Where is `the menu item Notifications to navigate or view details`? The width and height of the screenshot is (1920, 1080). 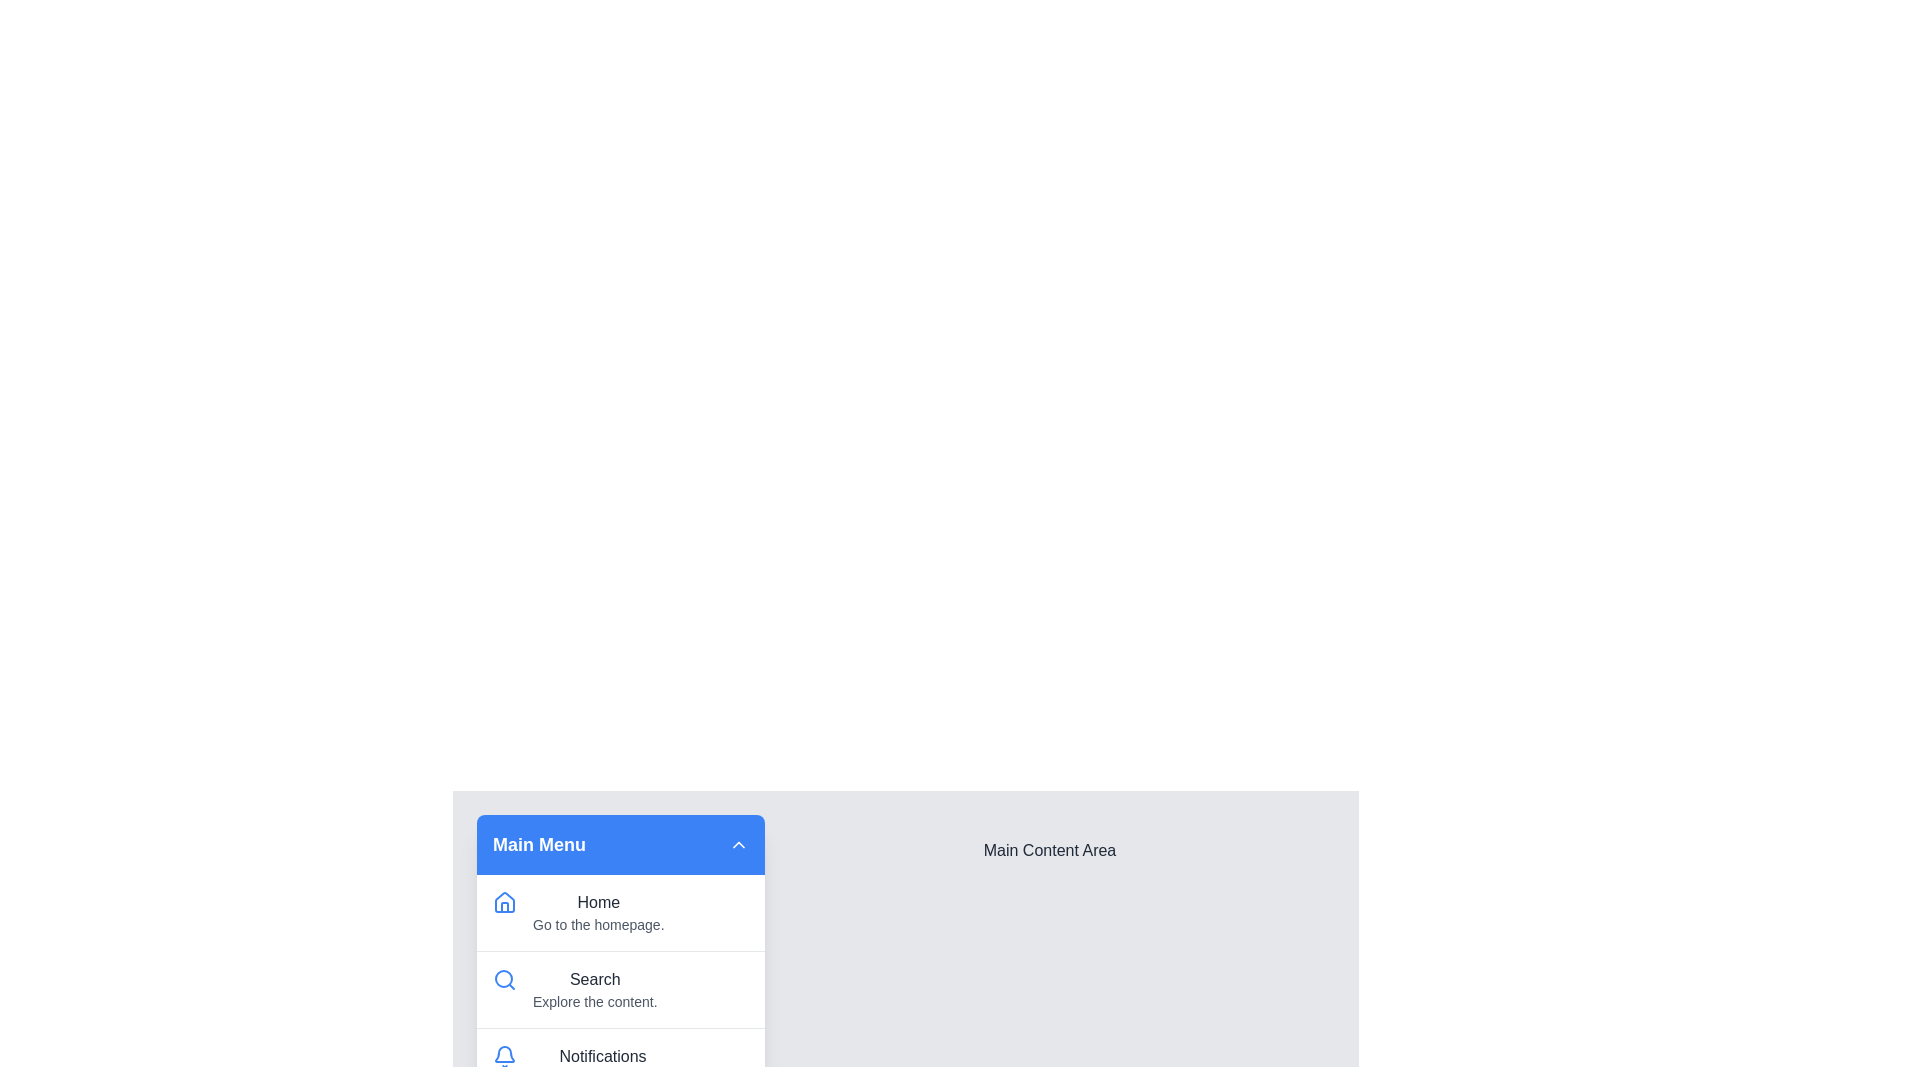 the menu item Notifications to navigate or view details is located at coordinates (619, 1065).